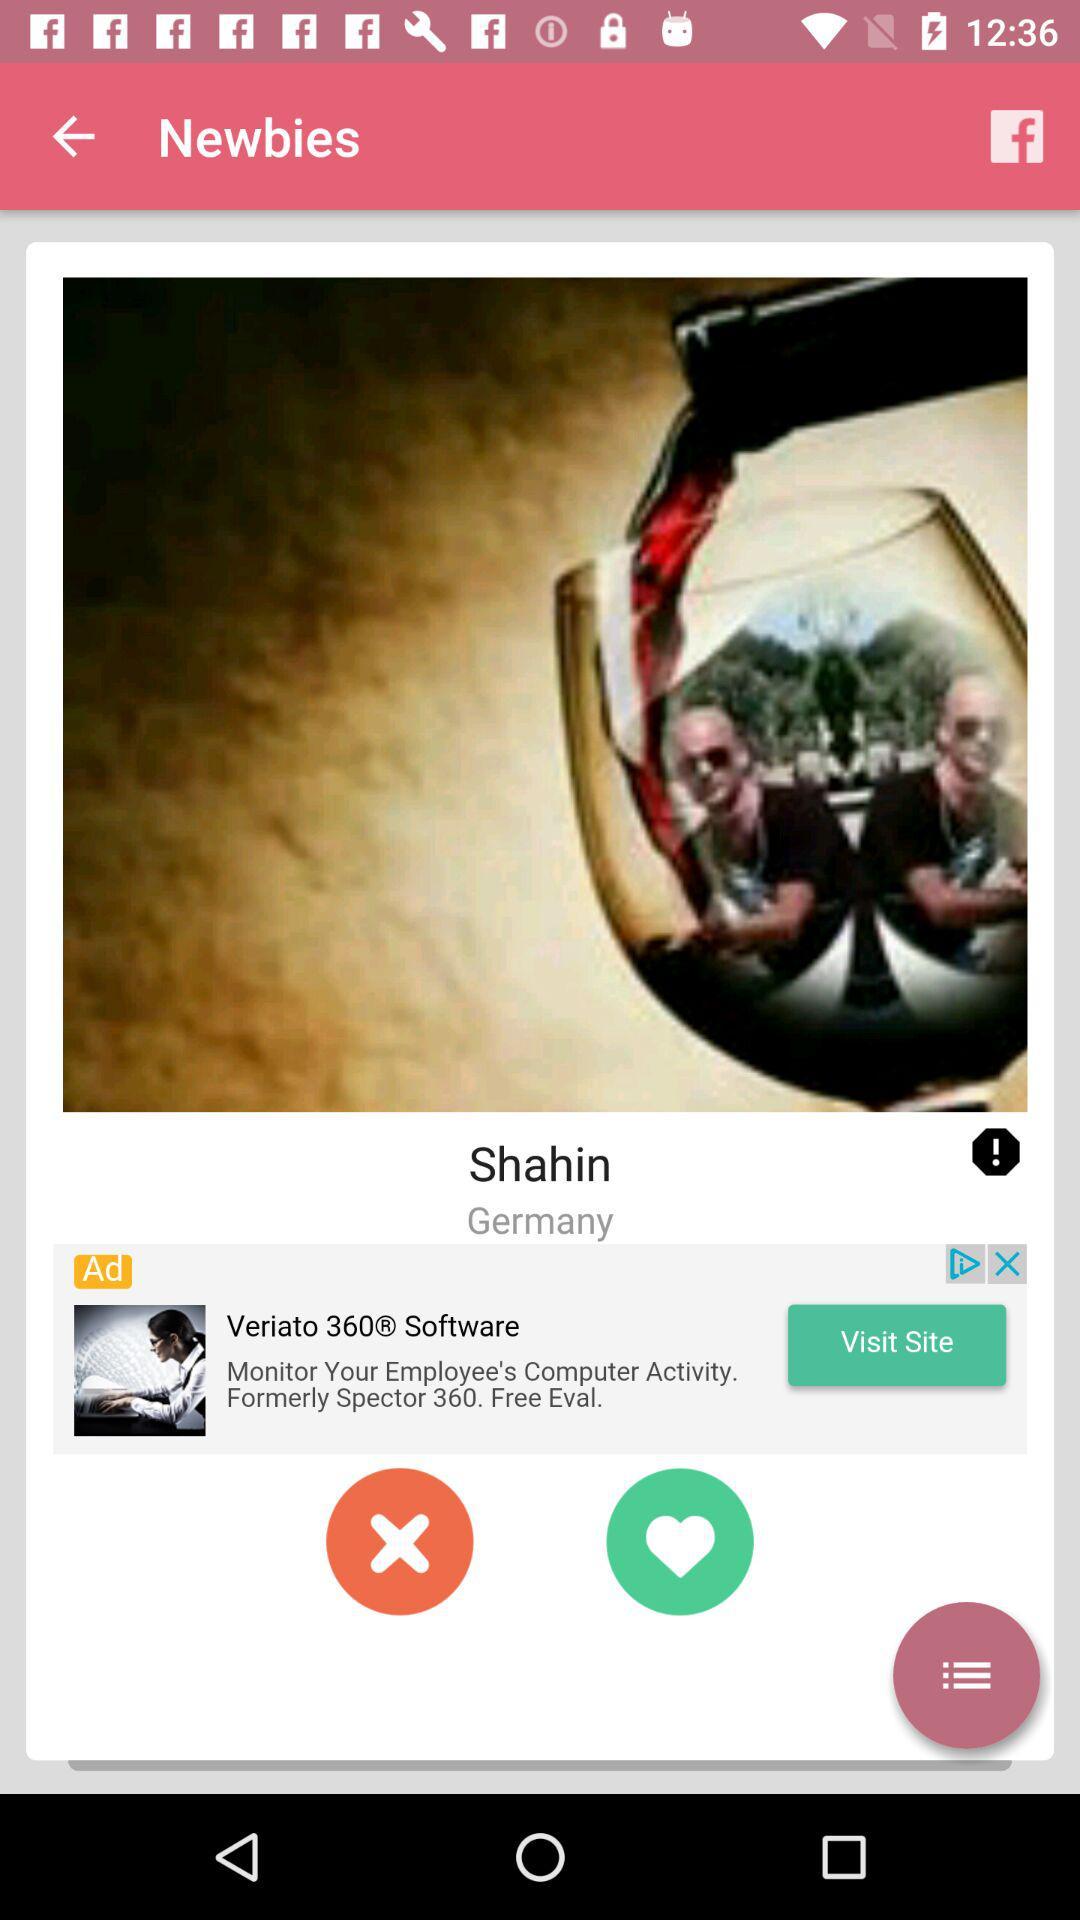 The height and width of the screenshot is (1920, 1080). What do you see at coordinates (678, 1540) in the screenshot?
I see `to favorites` at bounding box center [678, 1540].